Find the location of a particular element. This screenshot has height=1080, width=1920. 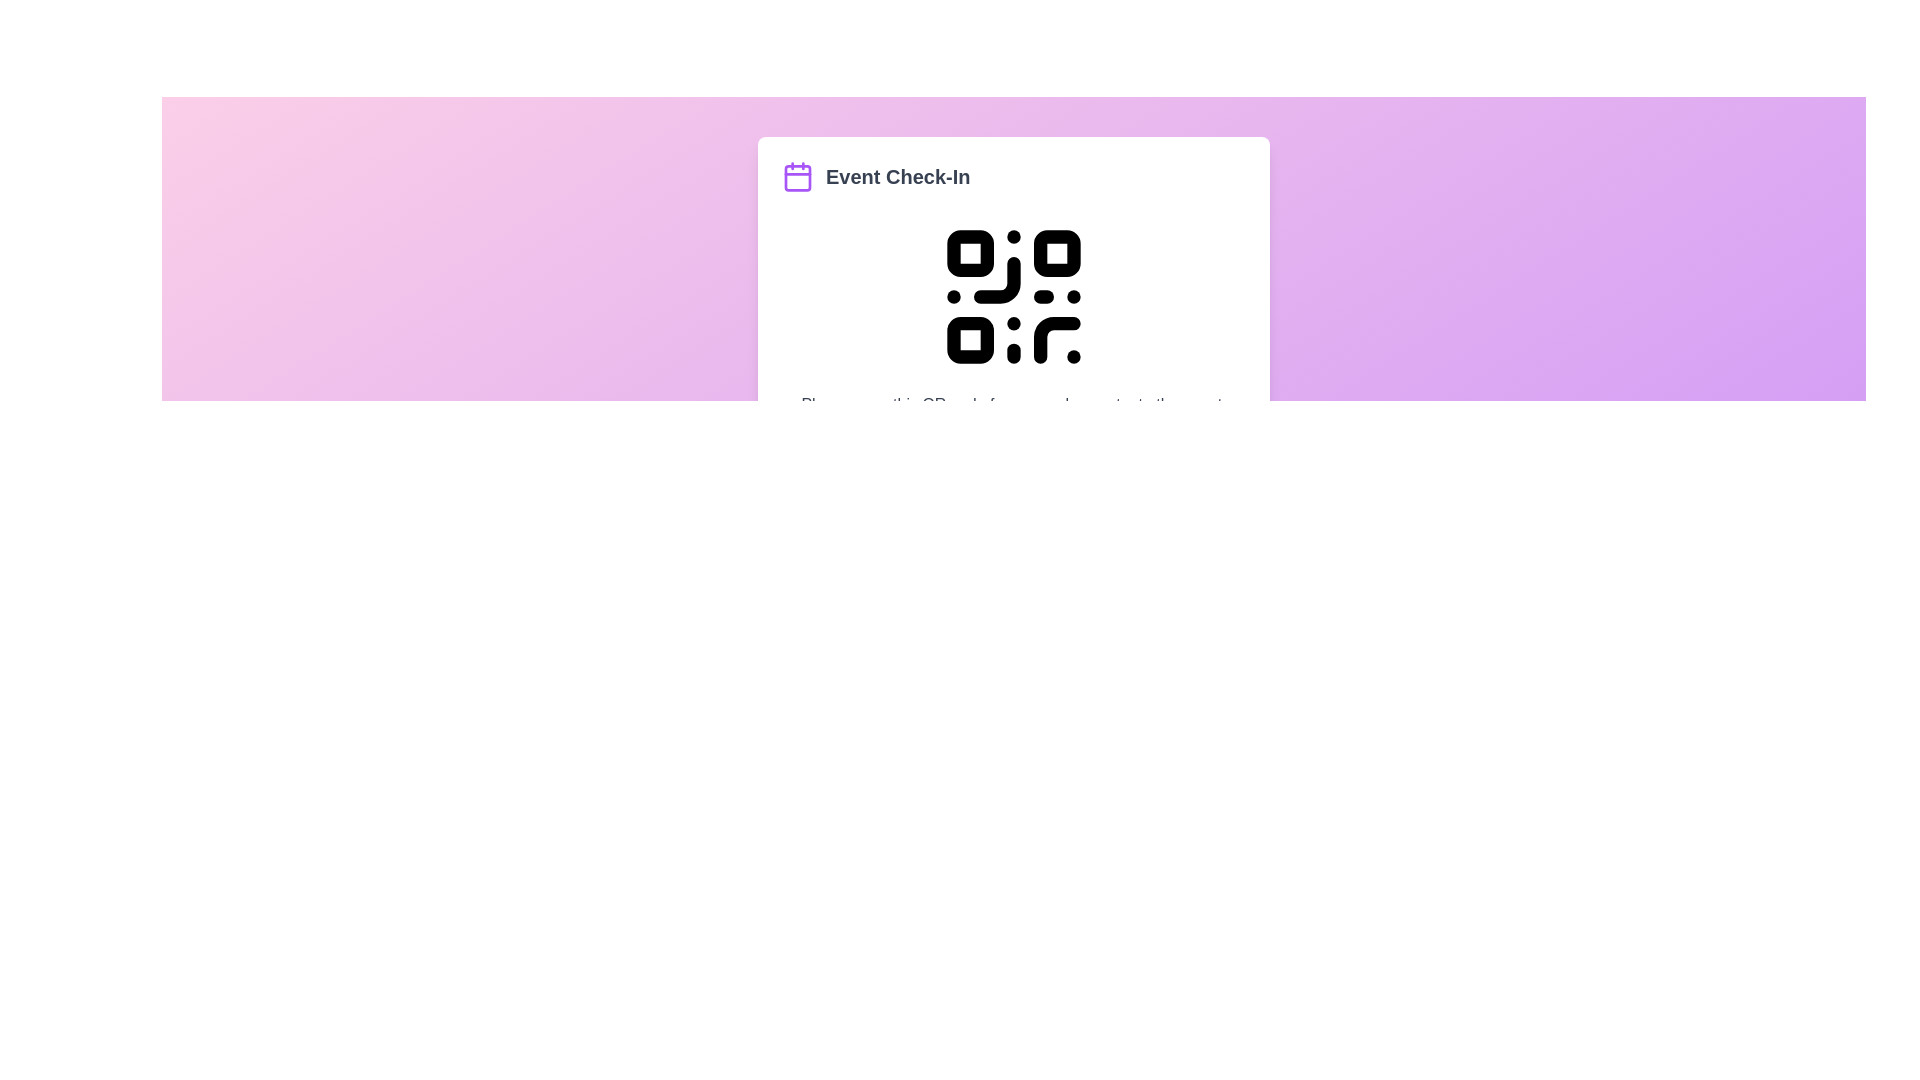

the purple rounded square icon within the calendar icon, located adjacent to the 'Event Check-In' text is located at coordinates (796, 176).